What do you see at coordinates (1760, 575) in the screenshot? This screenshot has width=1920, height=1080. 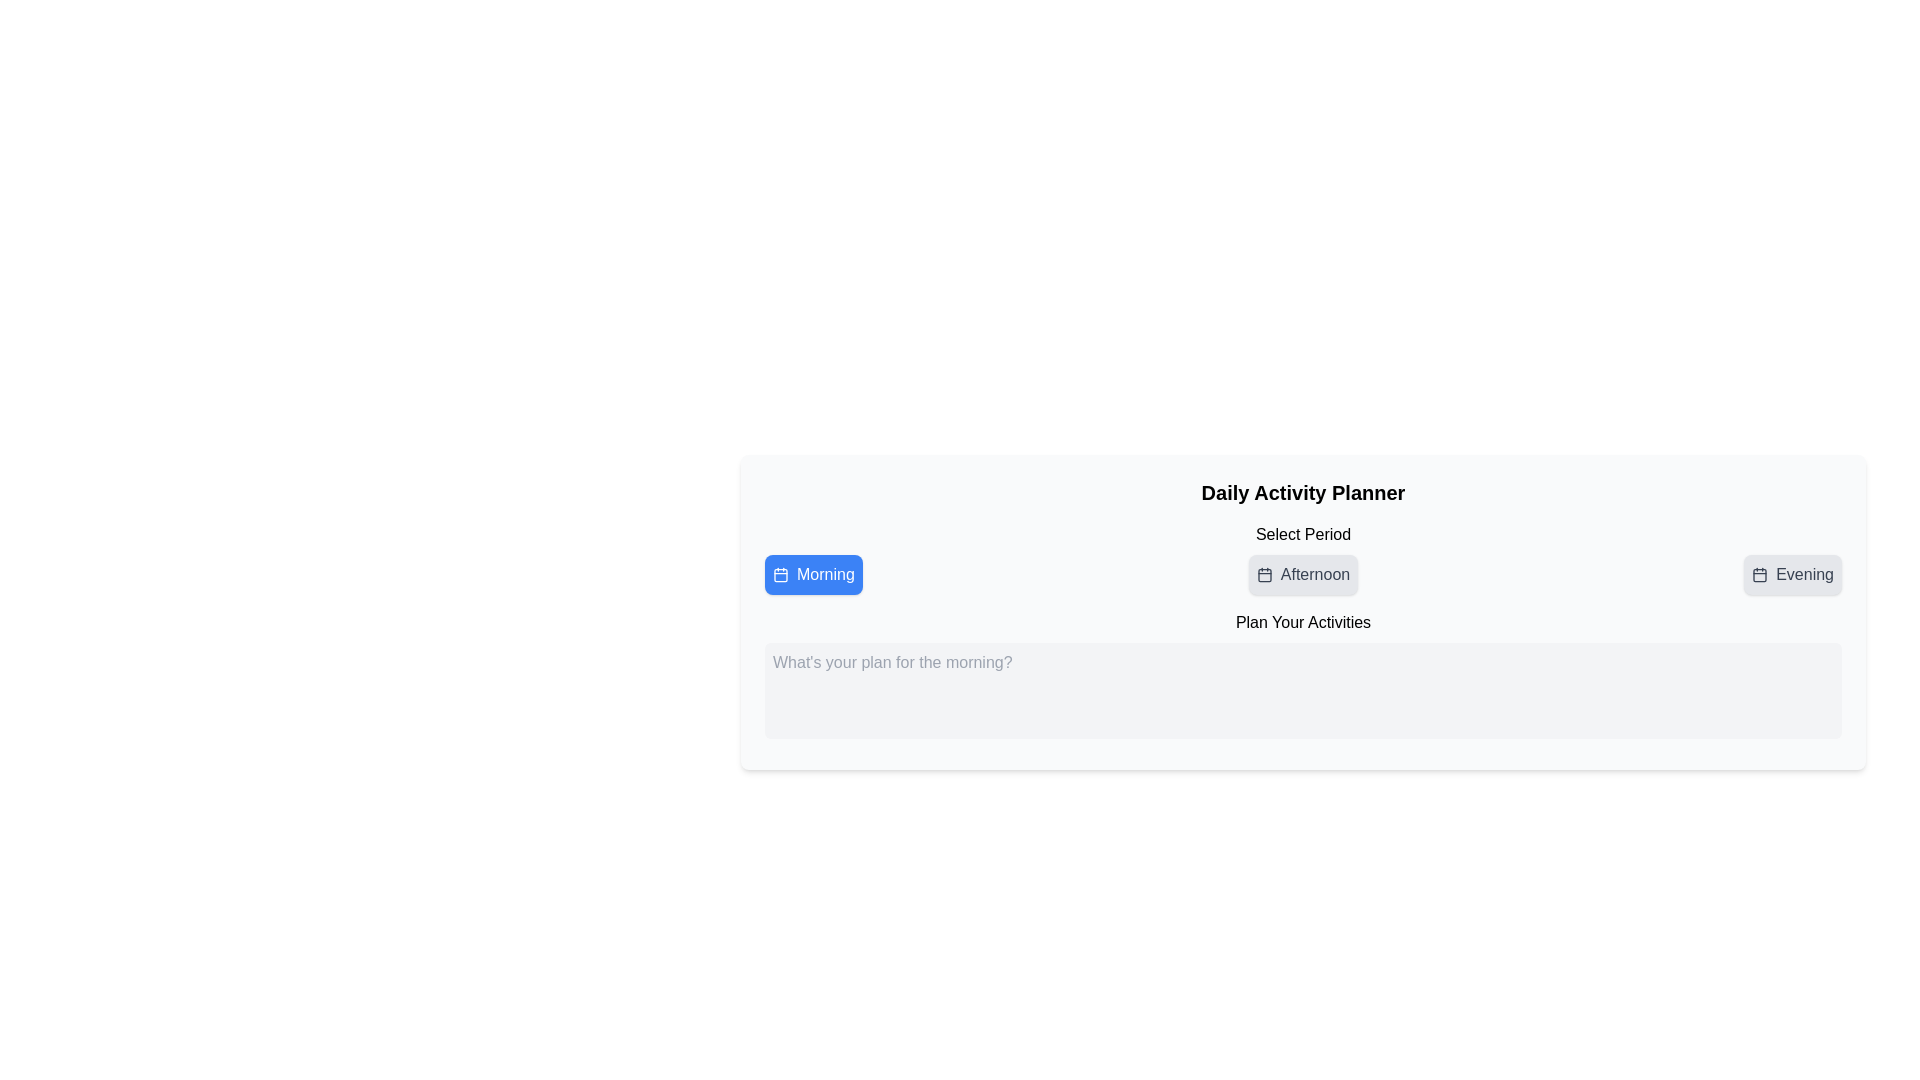 I see `the graphical rectangle element that is part of the calendar icon, located adjacent to the 'Evening' button on the right side of the page` at bounding box center [1760, 575].